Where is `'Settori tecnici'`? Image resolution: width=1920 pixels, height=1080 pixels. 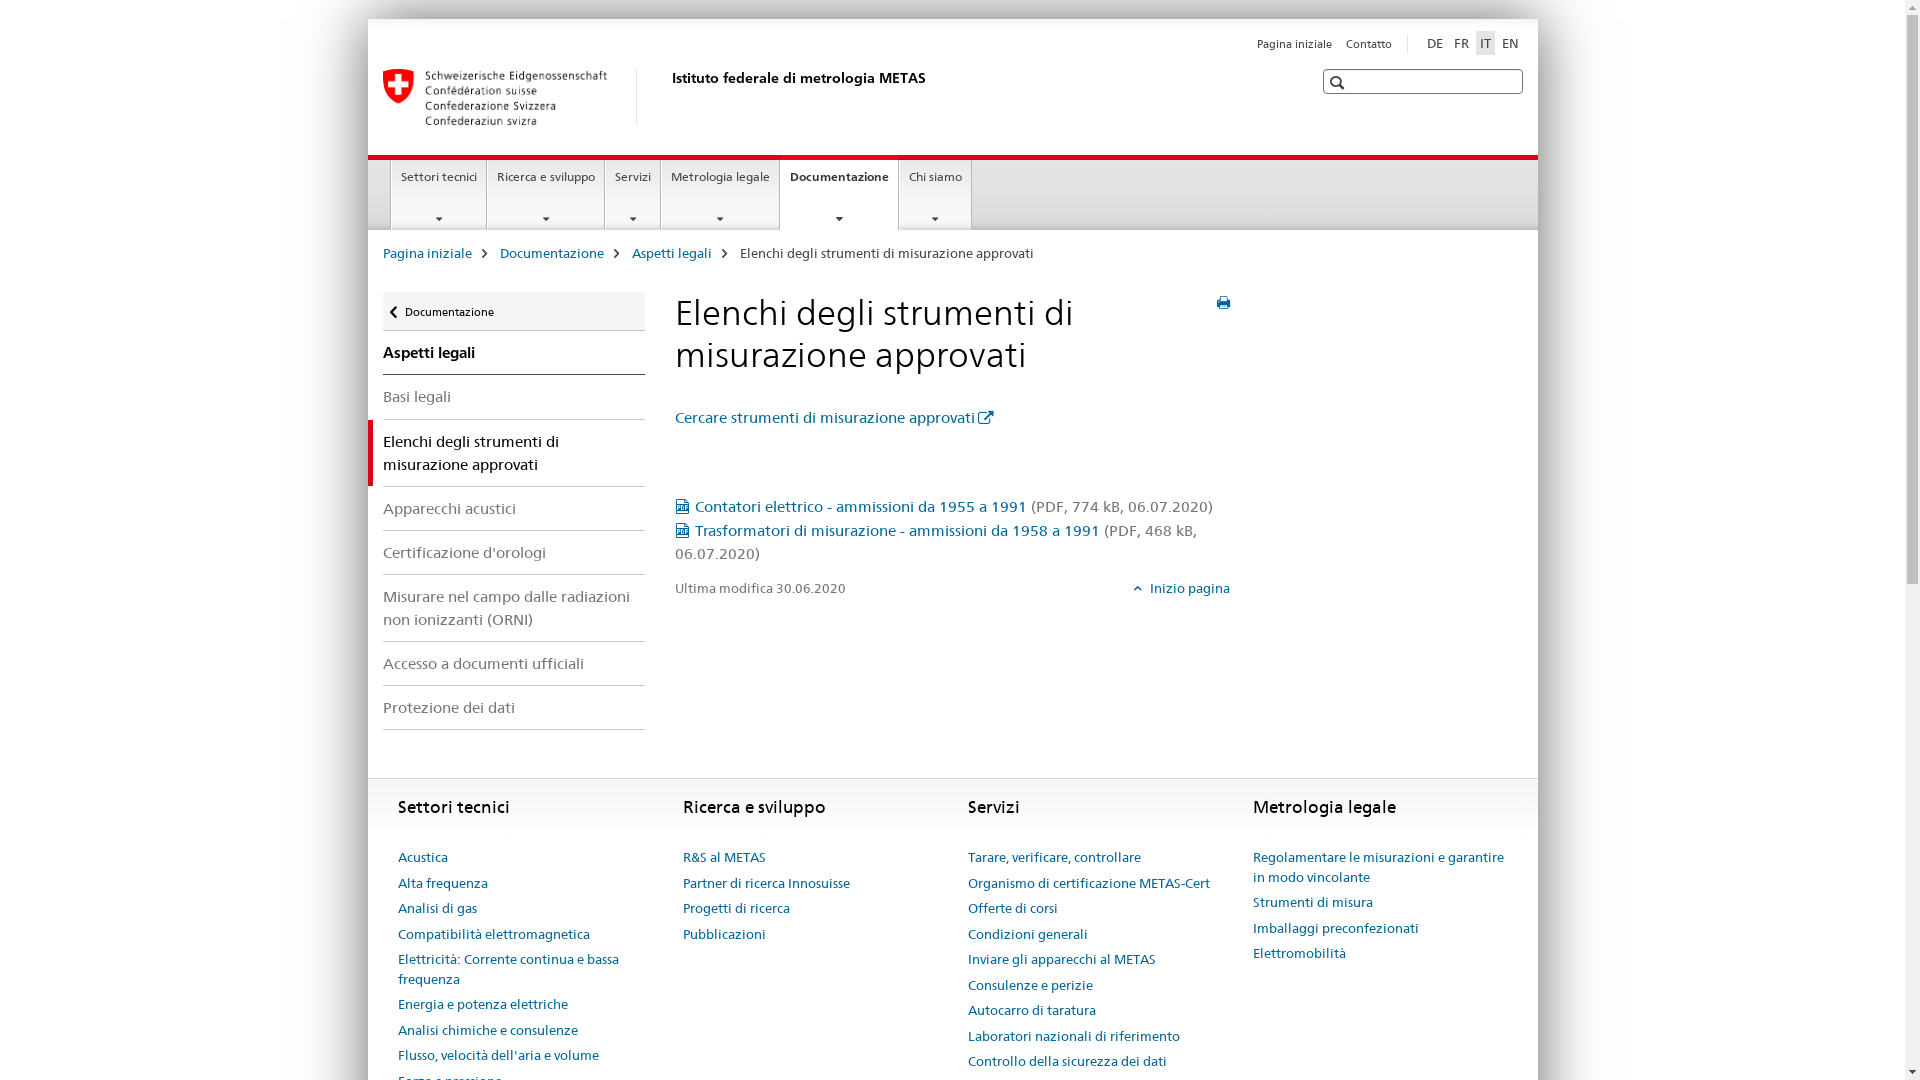 'Settori tecnici' is located at coordinates (437, 195).